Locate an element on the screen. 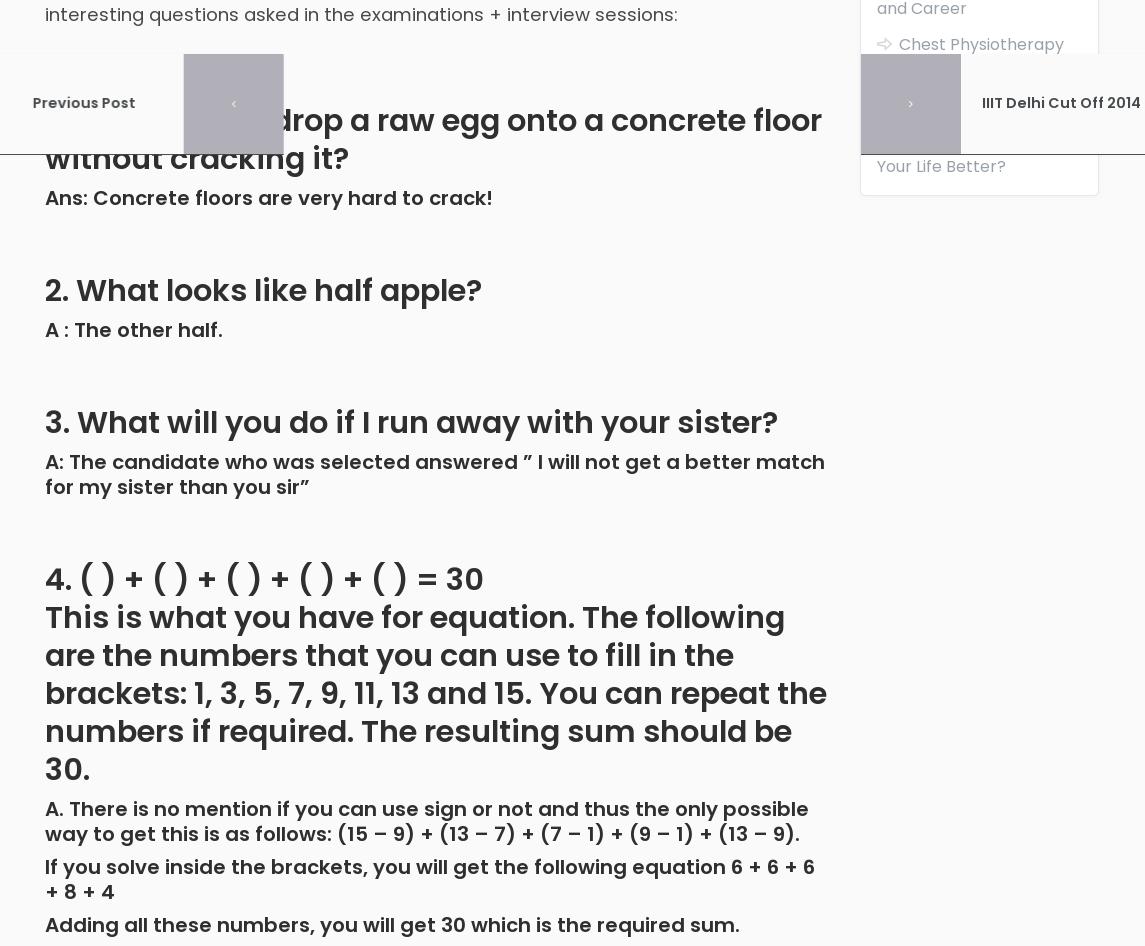  'Can Challenges Make Your Life Better?' is located at coordinates (971, 151).